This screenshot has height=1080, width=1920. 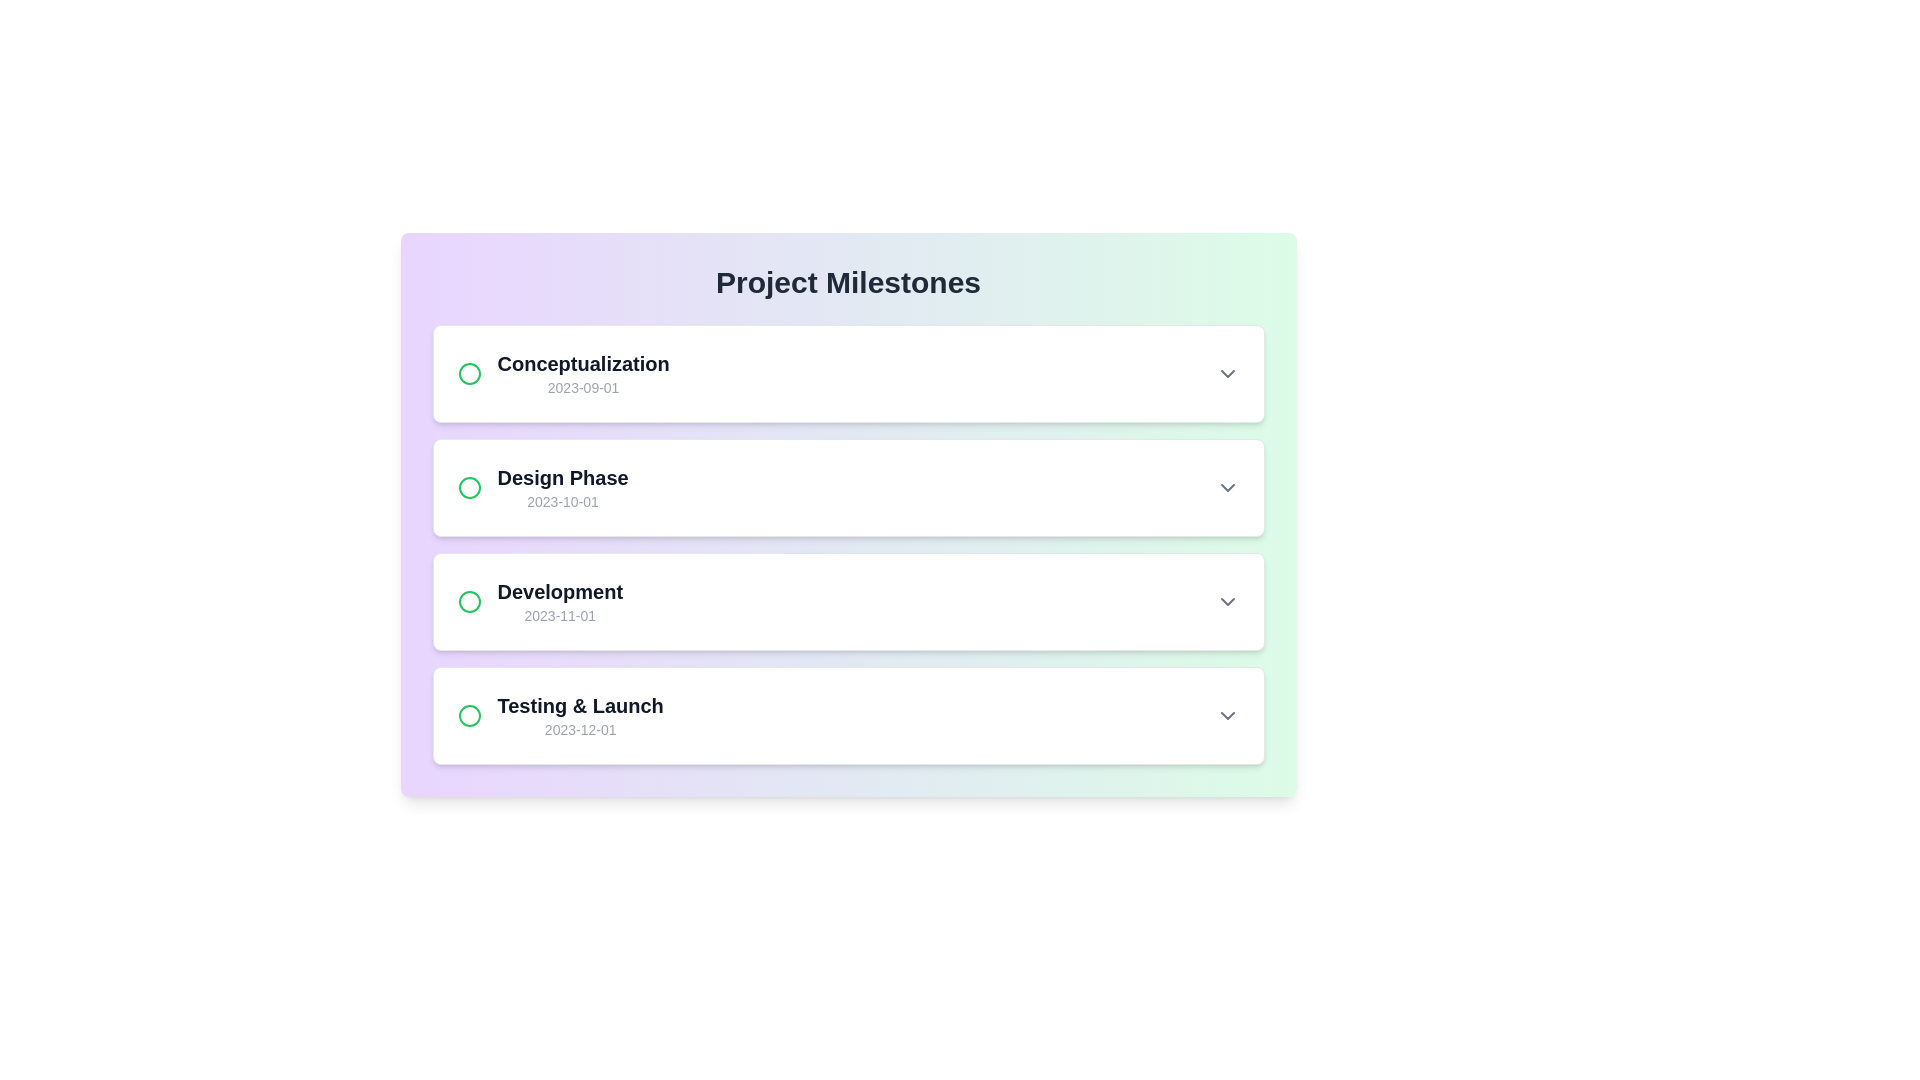 I want to click on the first milestone item in the project milestones list, so click(x=562, y=374).